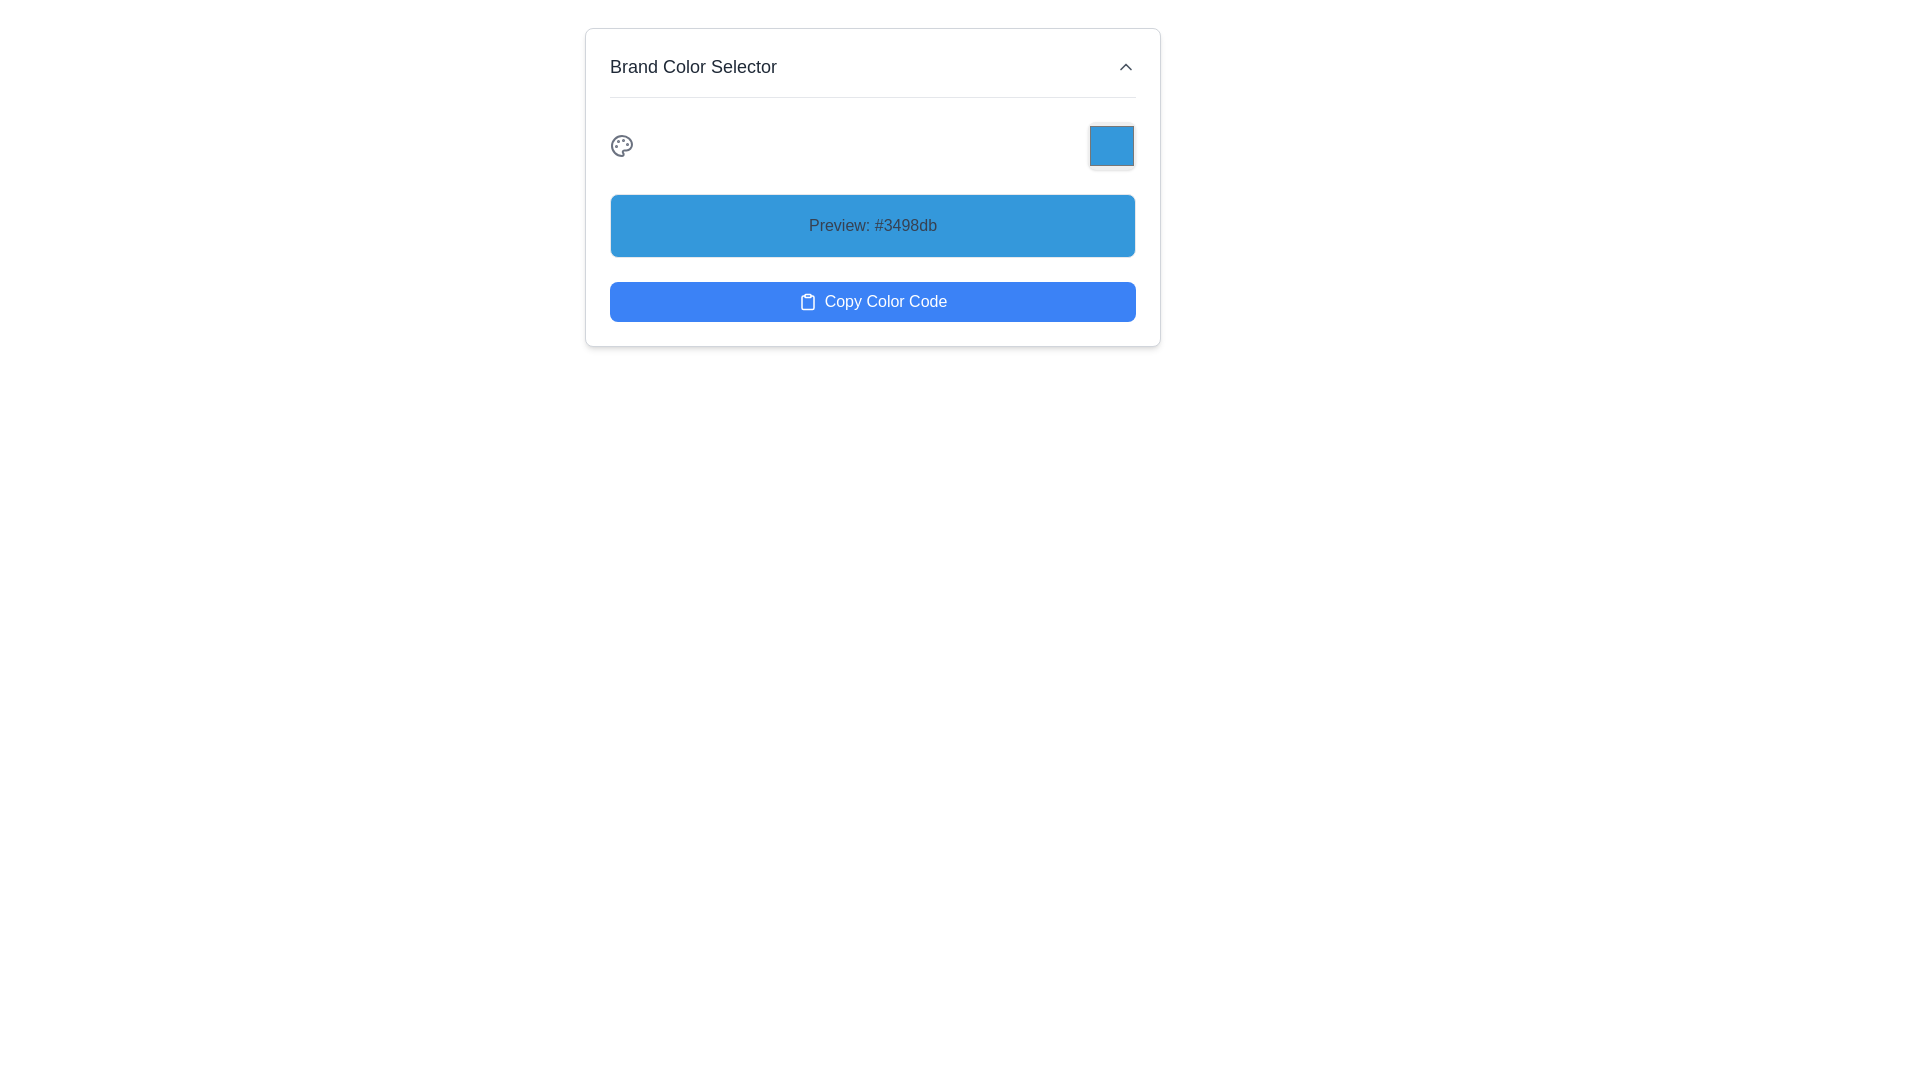  Describe the element at coordinates (693, 65) in the screenshot. I see `the text label displaying 'Brand Color Selector' in dark gray, located at the upper part of the content box` at that location.